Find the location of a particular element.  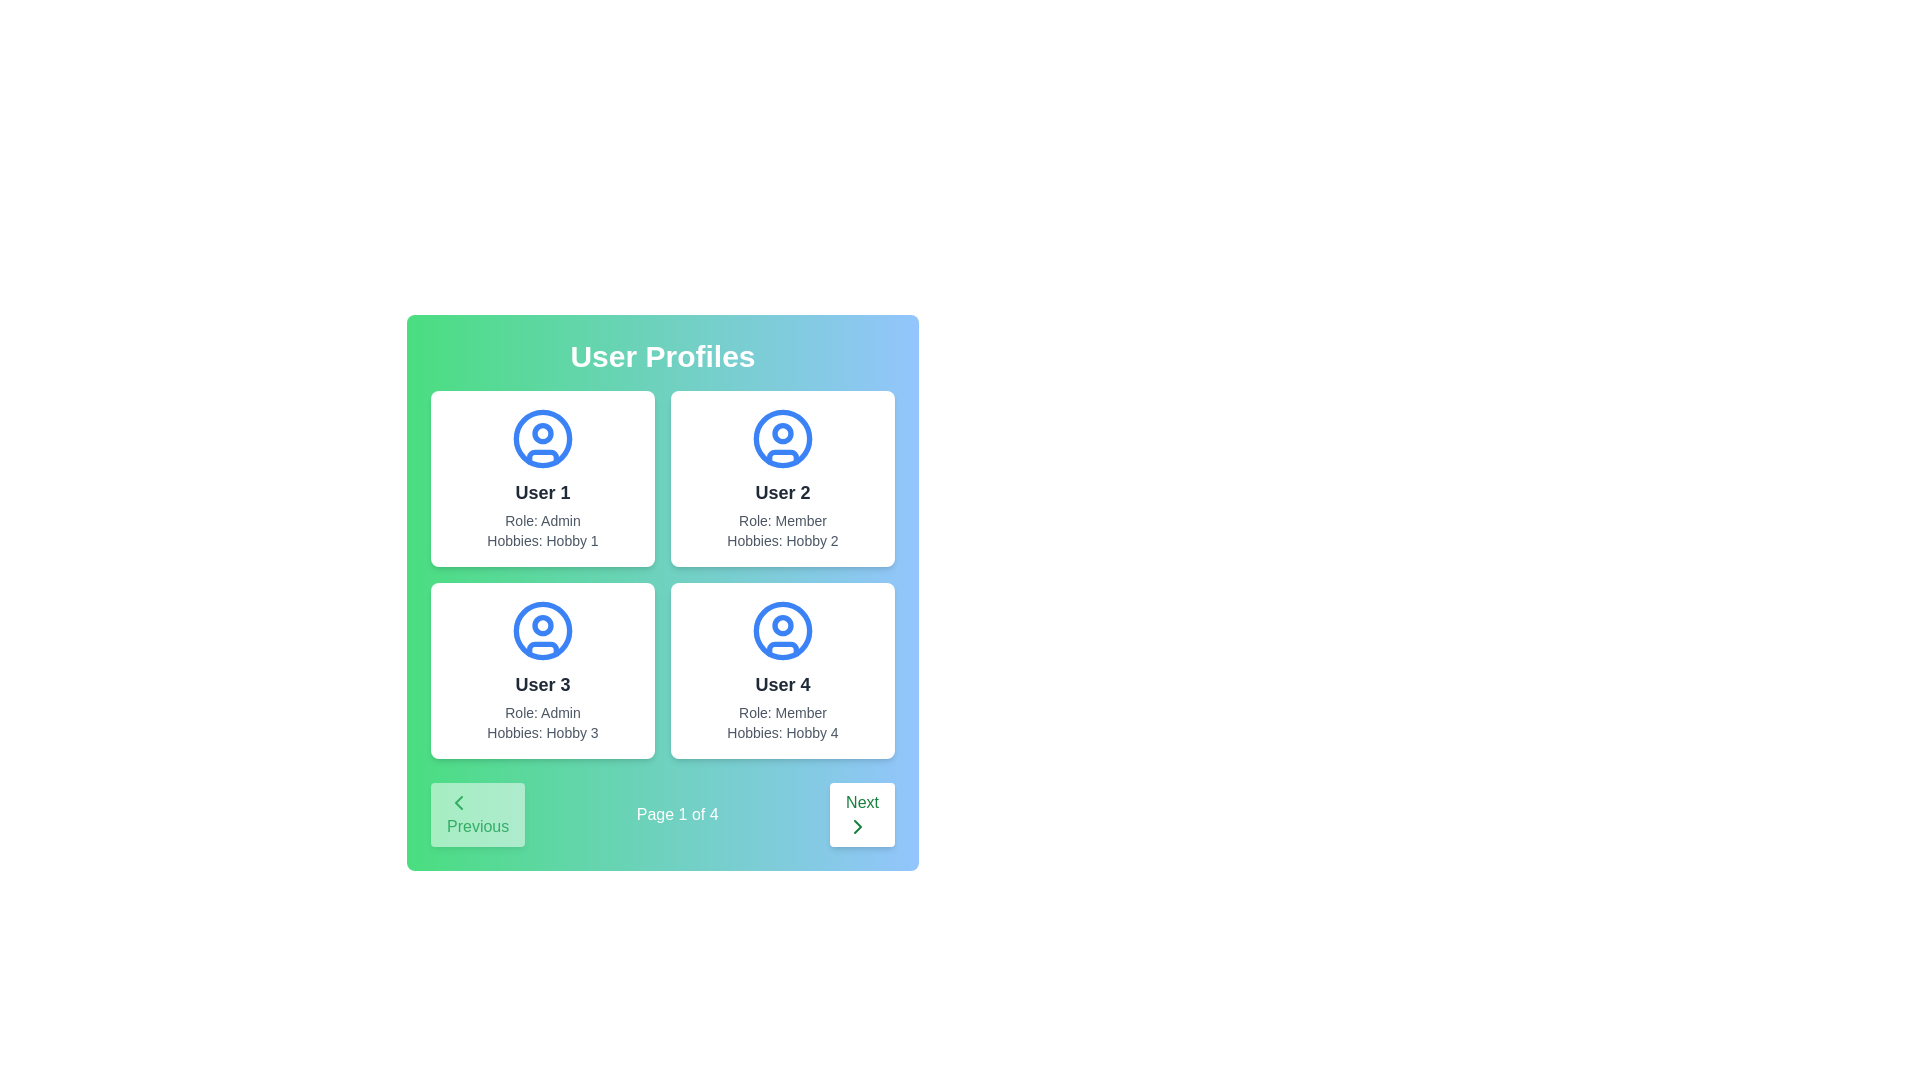

the user profile card located in the top-left corner of the grid that displays user information including name, role, and hobbies is located at coordinates (542, 478).